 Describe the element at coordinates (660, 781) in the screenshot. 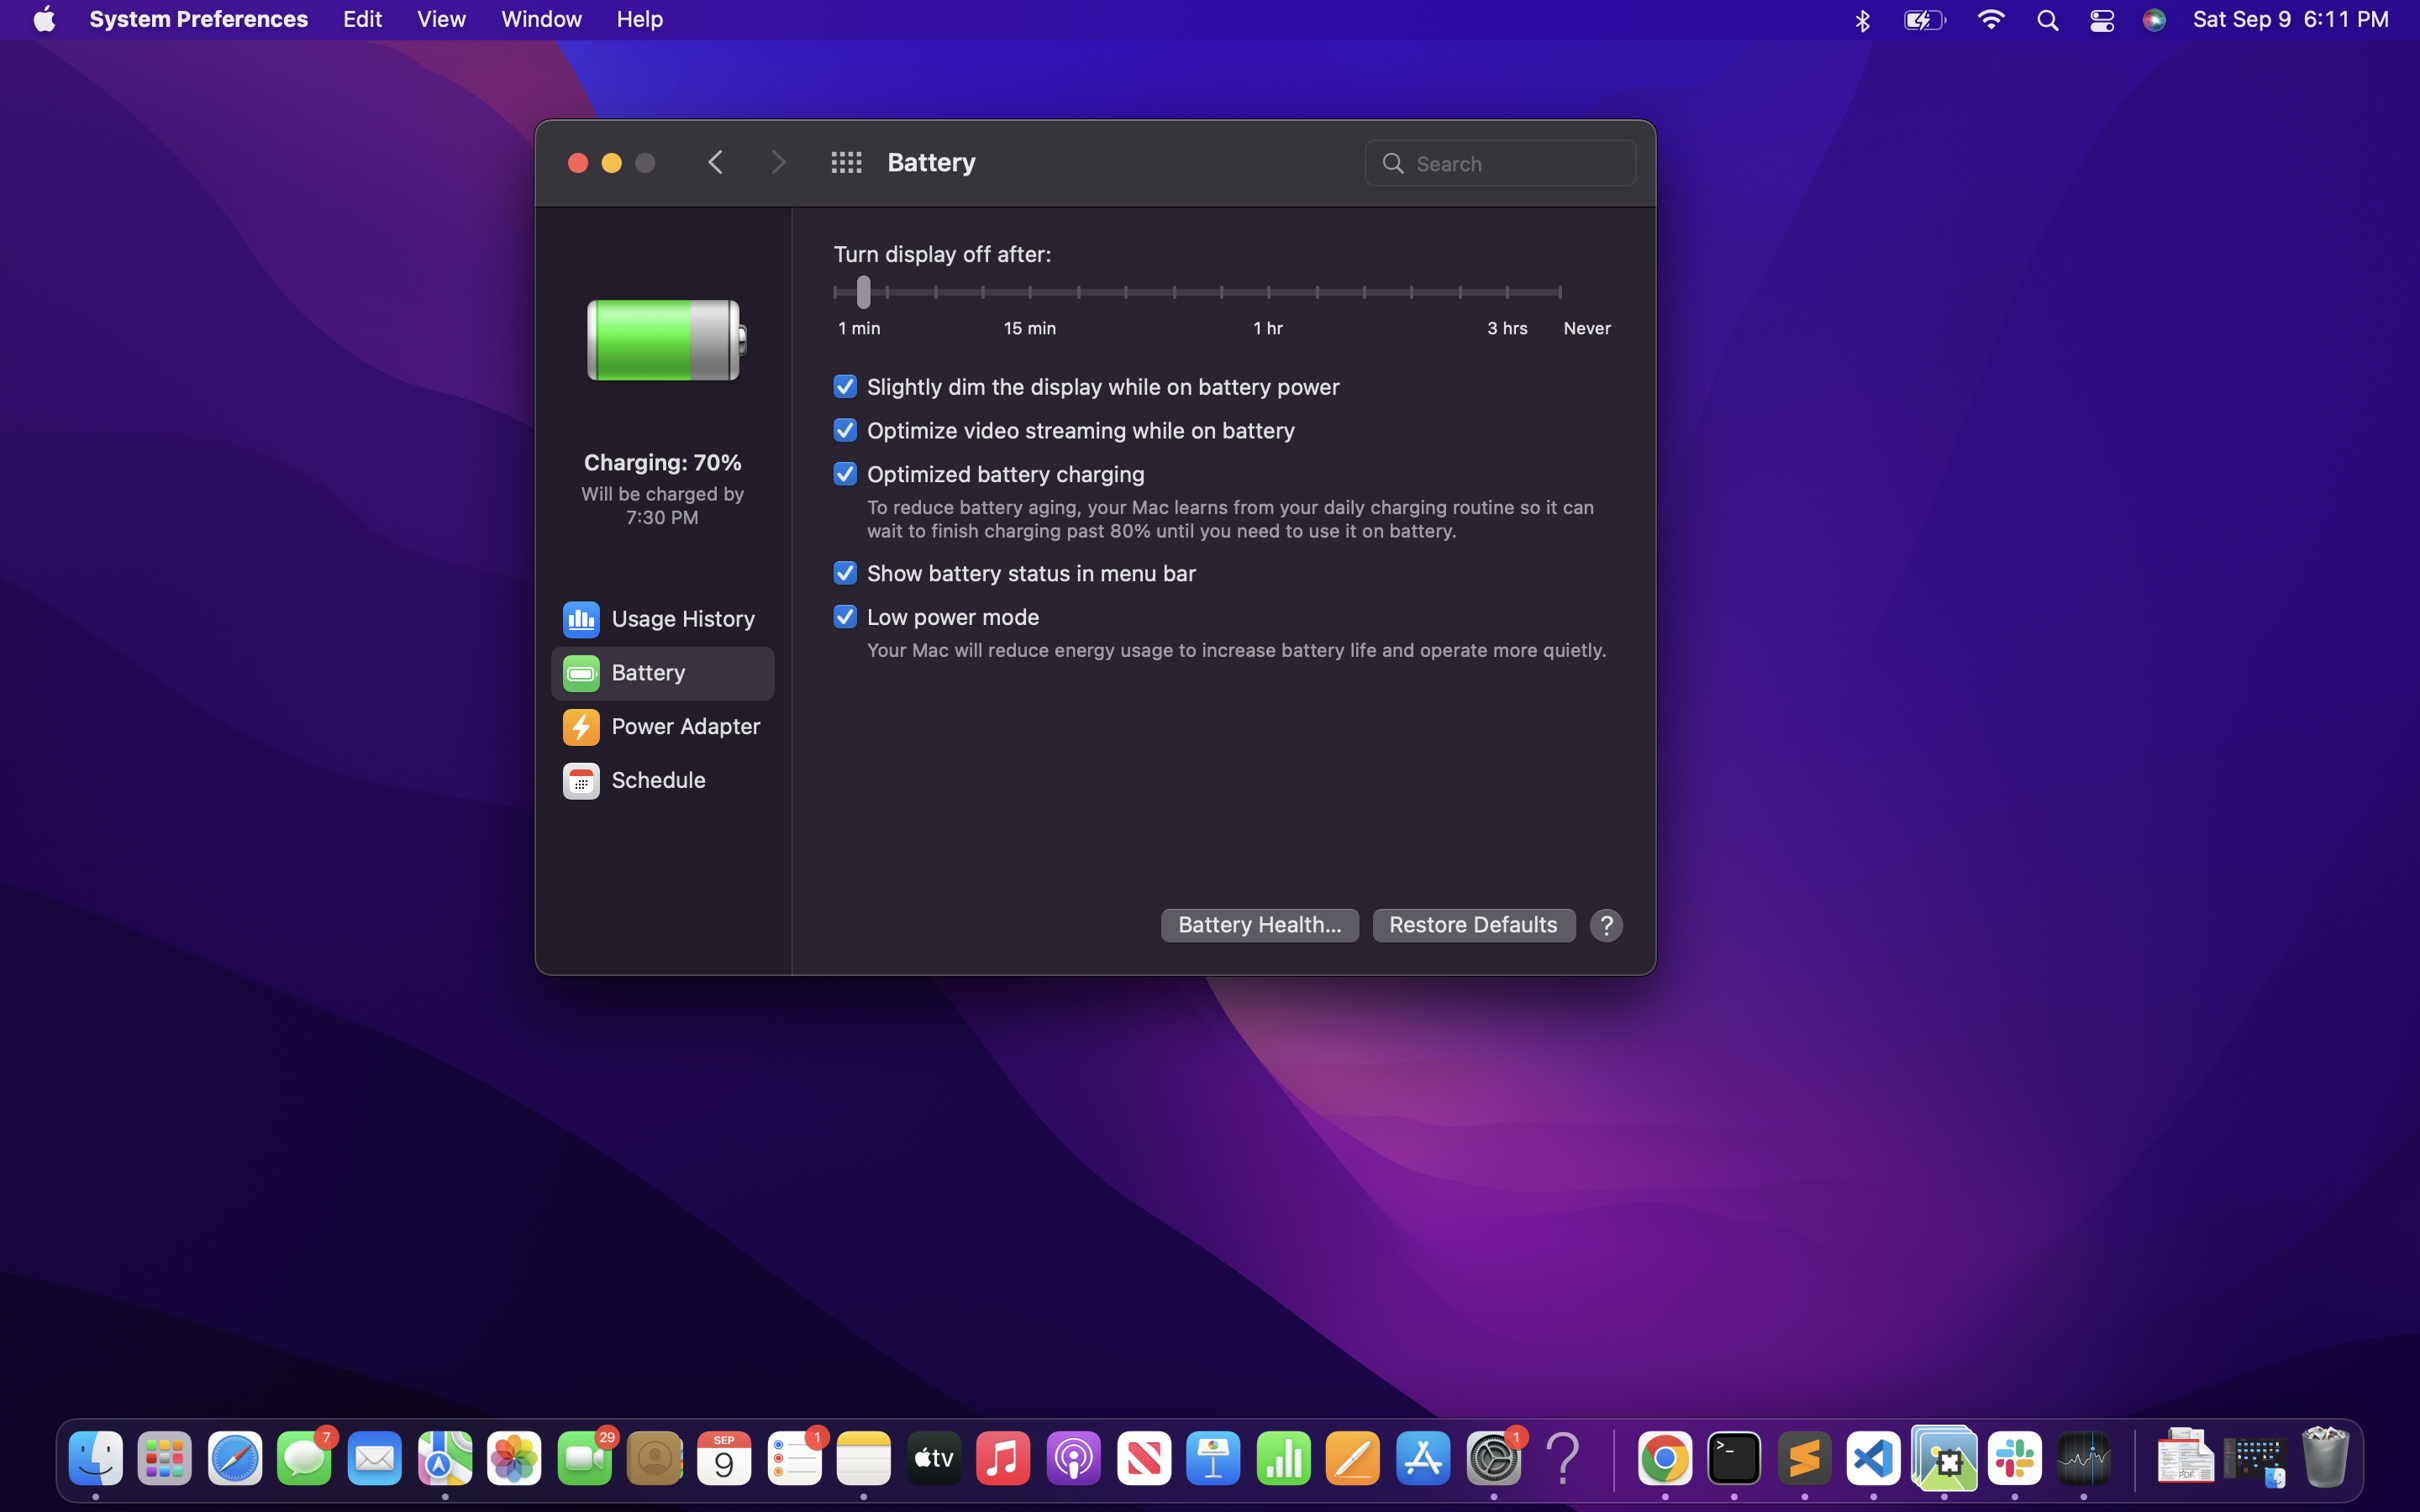

I see `Go to the settings of the schedule` at that location.